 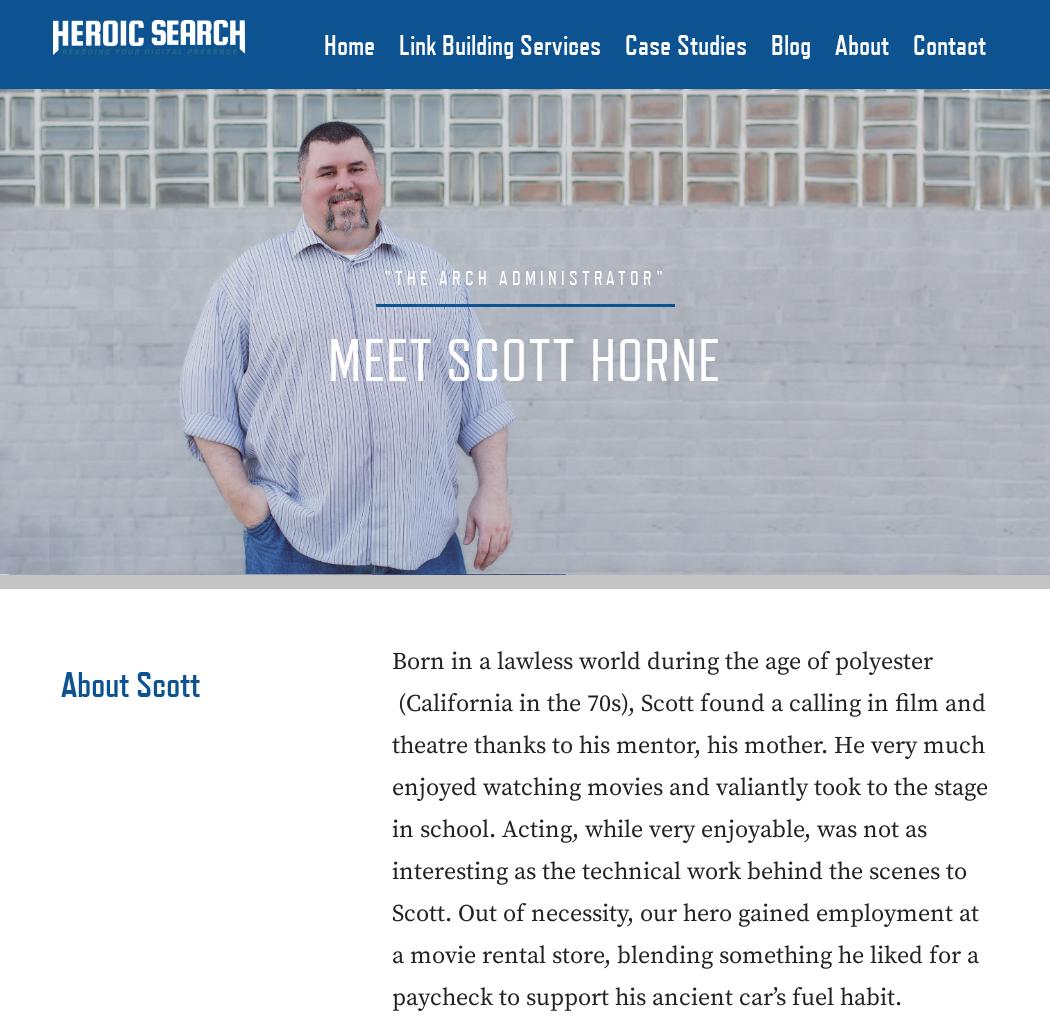 I want to click on 'About', so click(x=834, y=43).